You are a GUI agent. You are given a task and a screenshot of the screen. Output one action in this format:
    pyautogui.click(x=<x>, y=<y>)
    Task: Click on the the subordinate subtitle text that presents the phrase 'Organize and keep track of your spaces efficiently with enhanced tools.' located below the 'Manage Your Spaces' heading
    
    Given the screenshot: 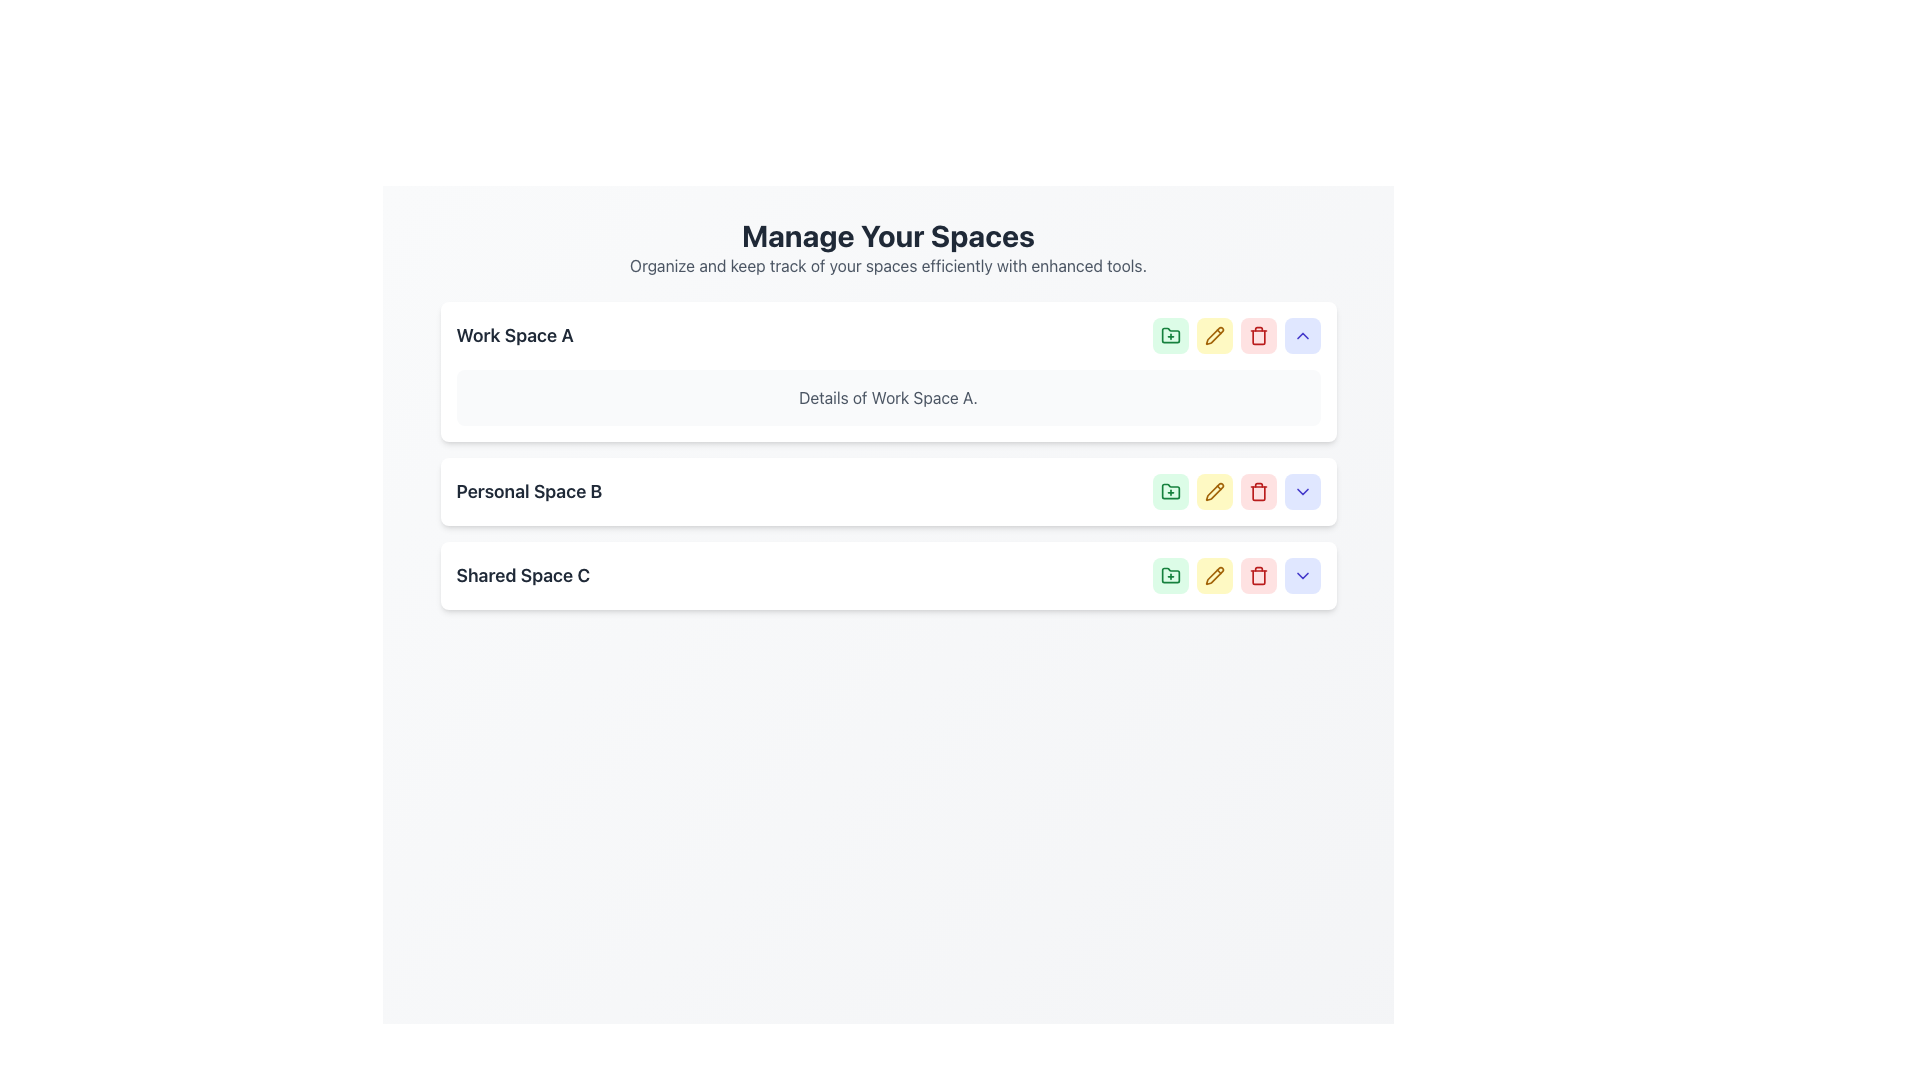 What is the action you would take?
    pyautogui.click(x=887, y=265)
    